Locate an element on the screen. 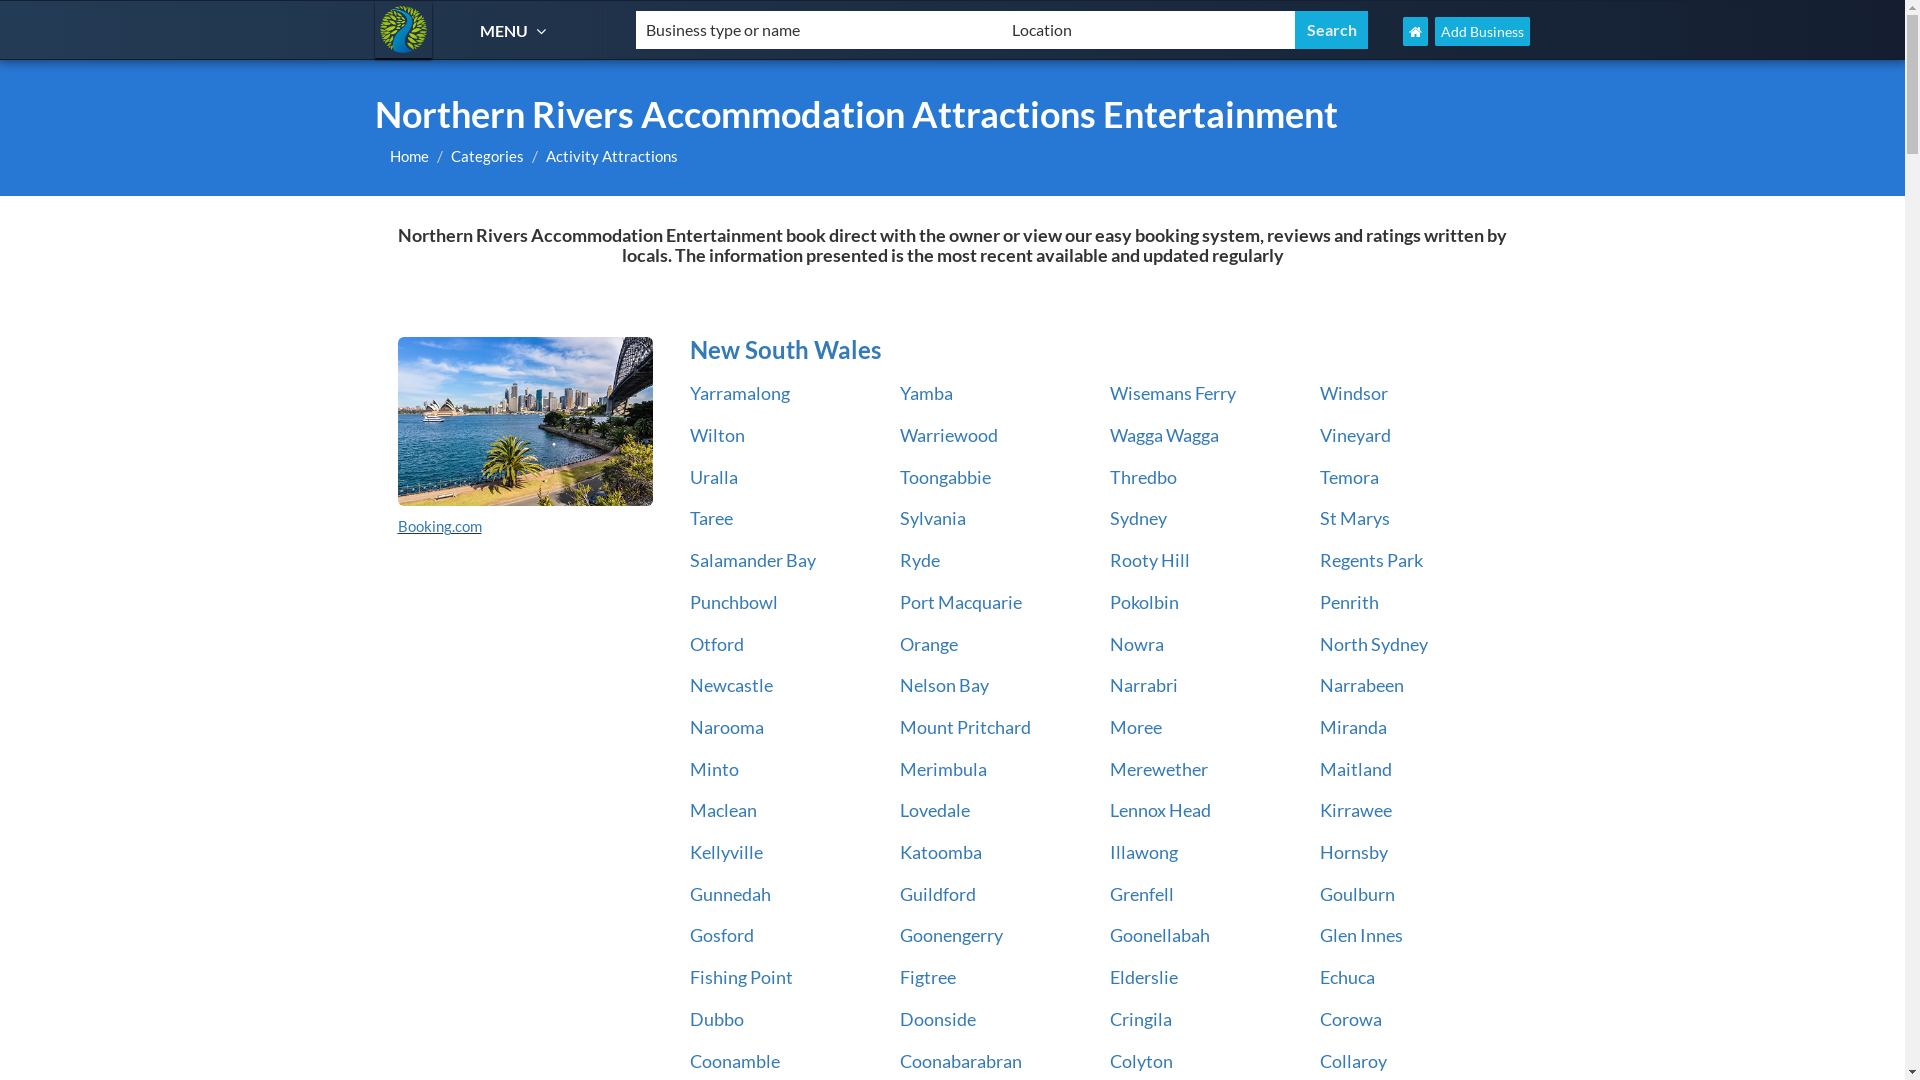 Image resolution: width=1920 pixels, height=1080 pixels. 'Regents Park' is located at coordinates (1370, 559).